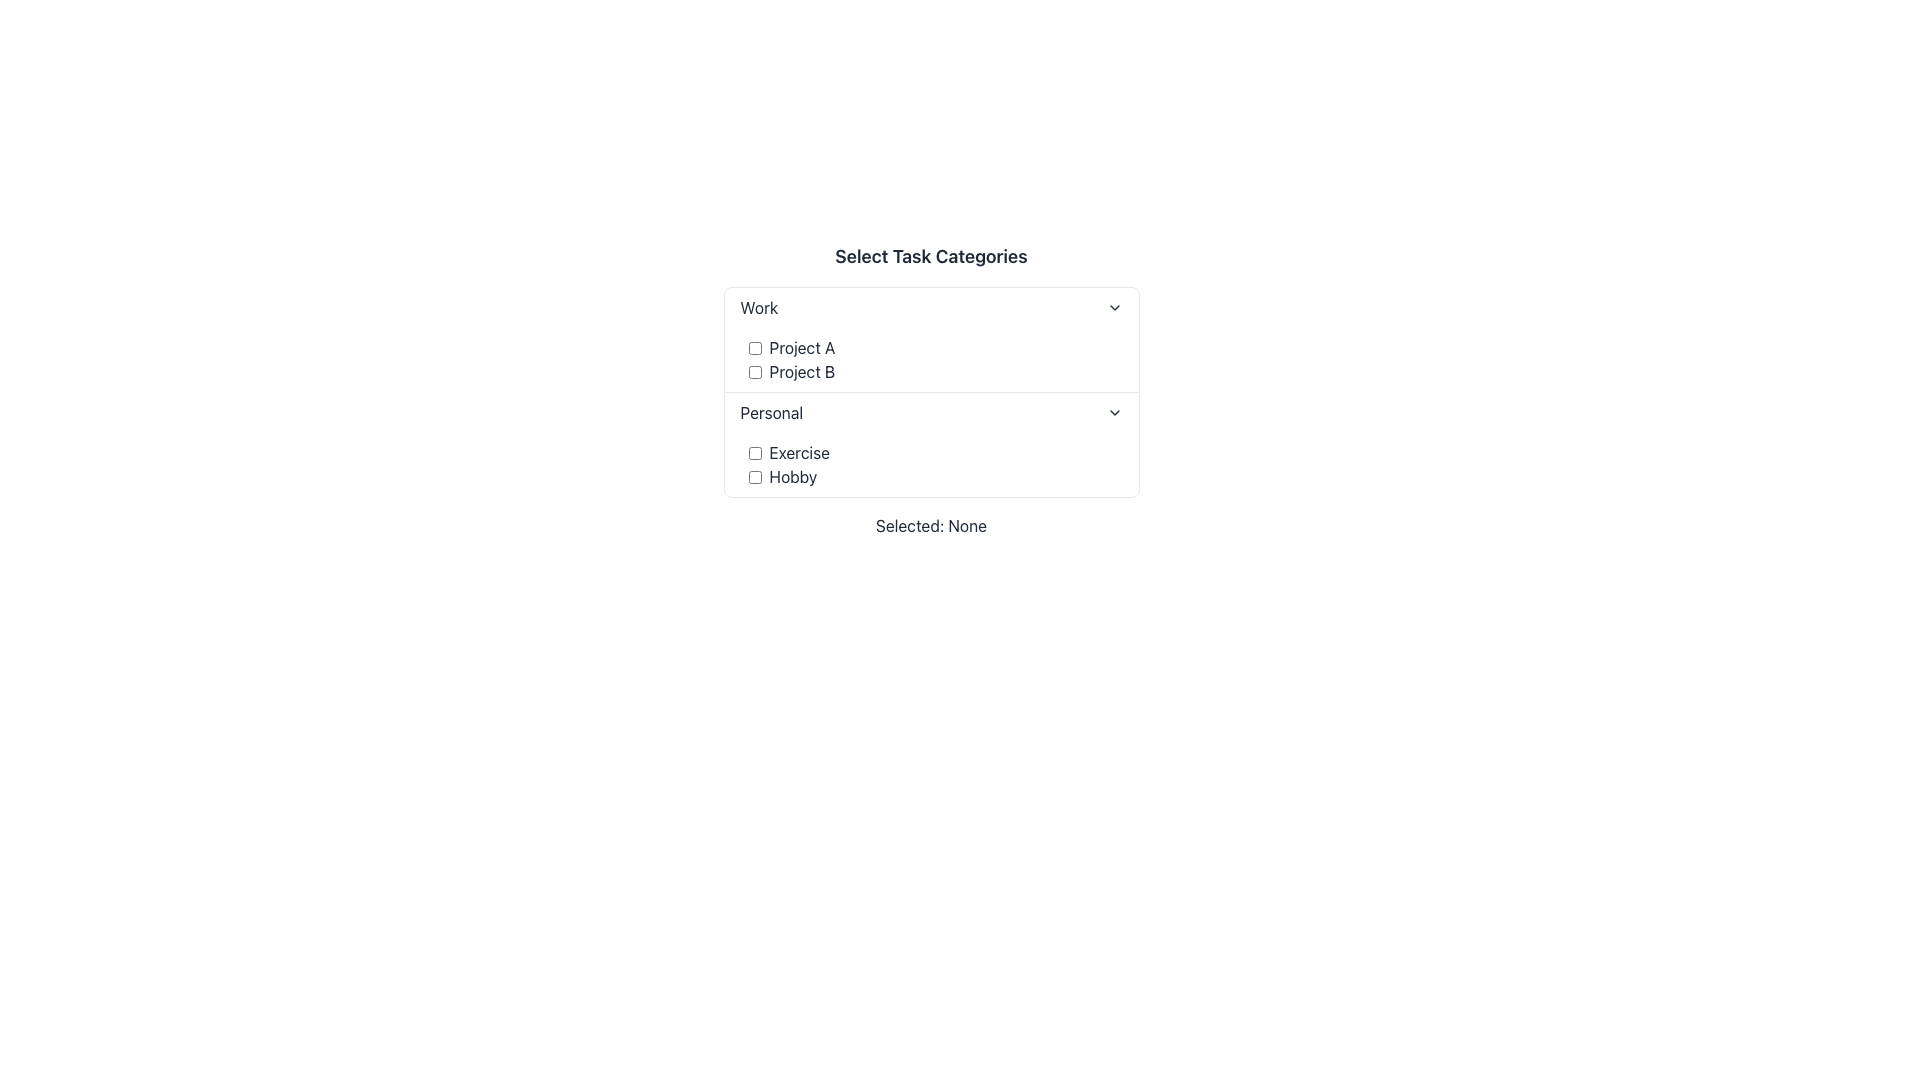  Describe the element at coordinates (753, 371) in the screenshot. I see `the checkbox` at that location.